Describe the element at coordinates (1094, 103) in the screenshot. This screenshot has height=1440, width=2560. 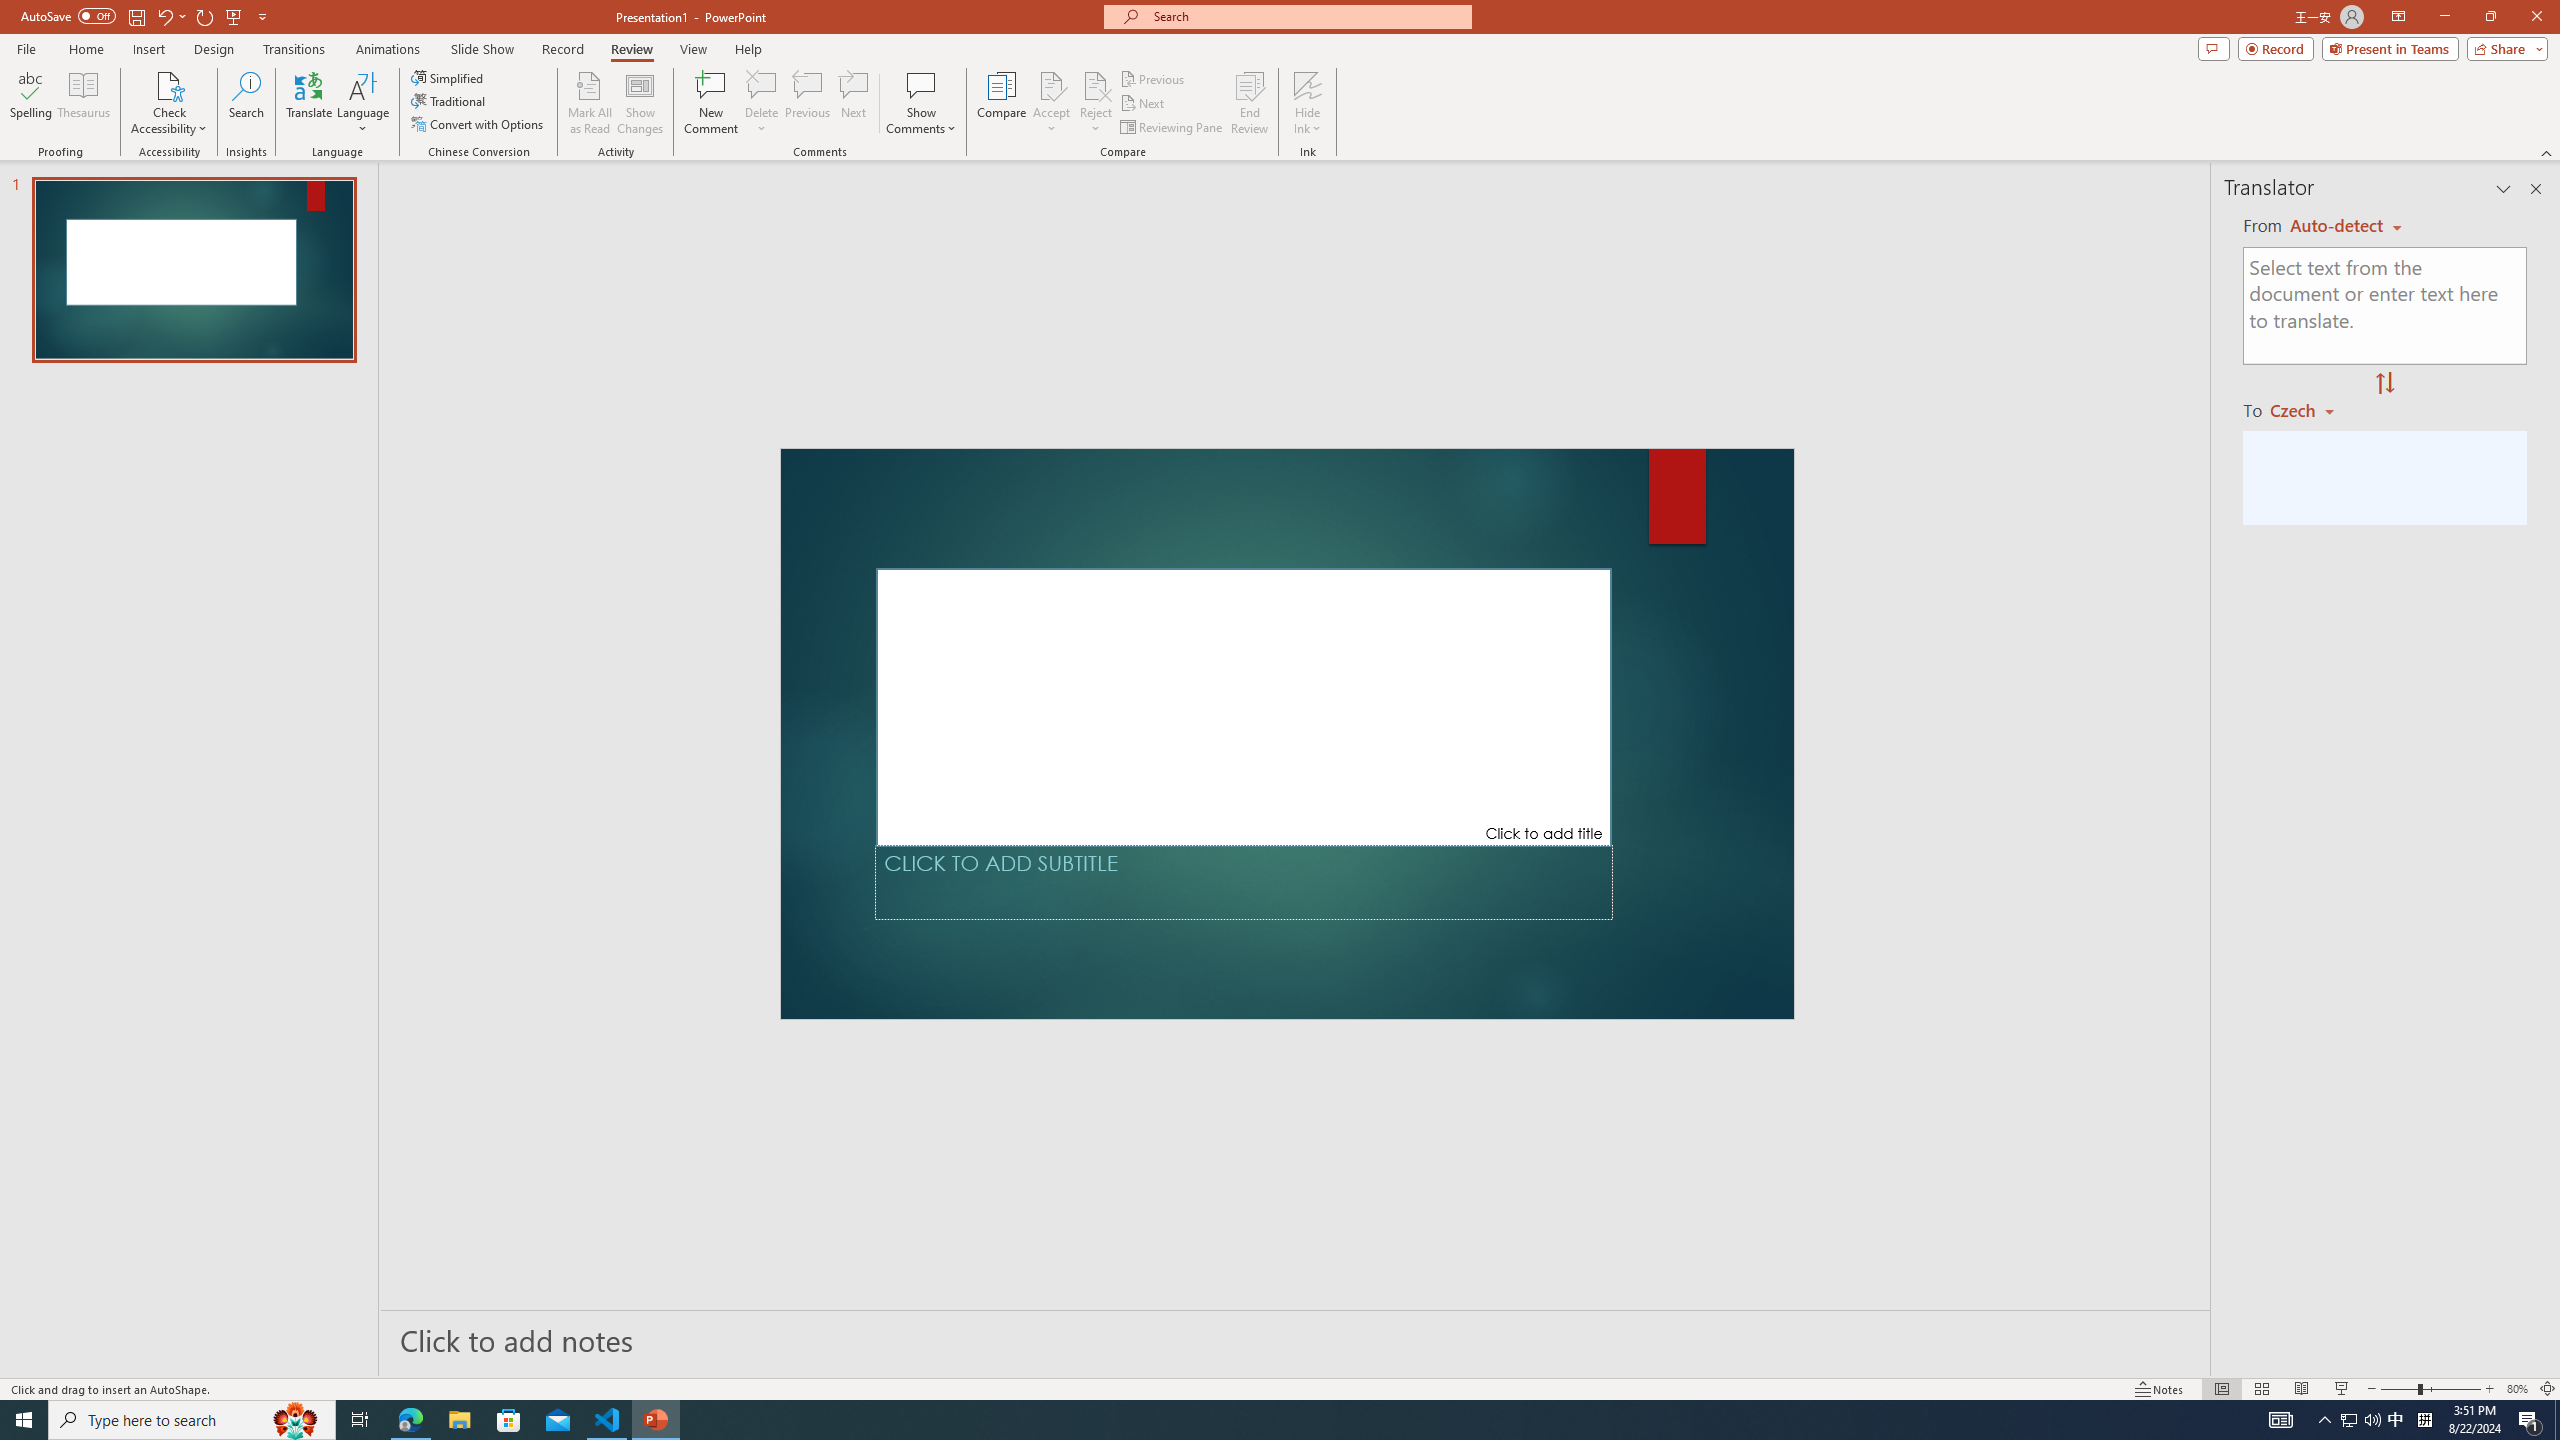
I see `'Reject'` at that location.